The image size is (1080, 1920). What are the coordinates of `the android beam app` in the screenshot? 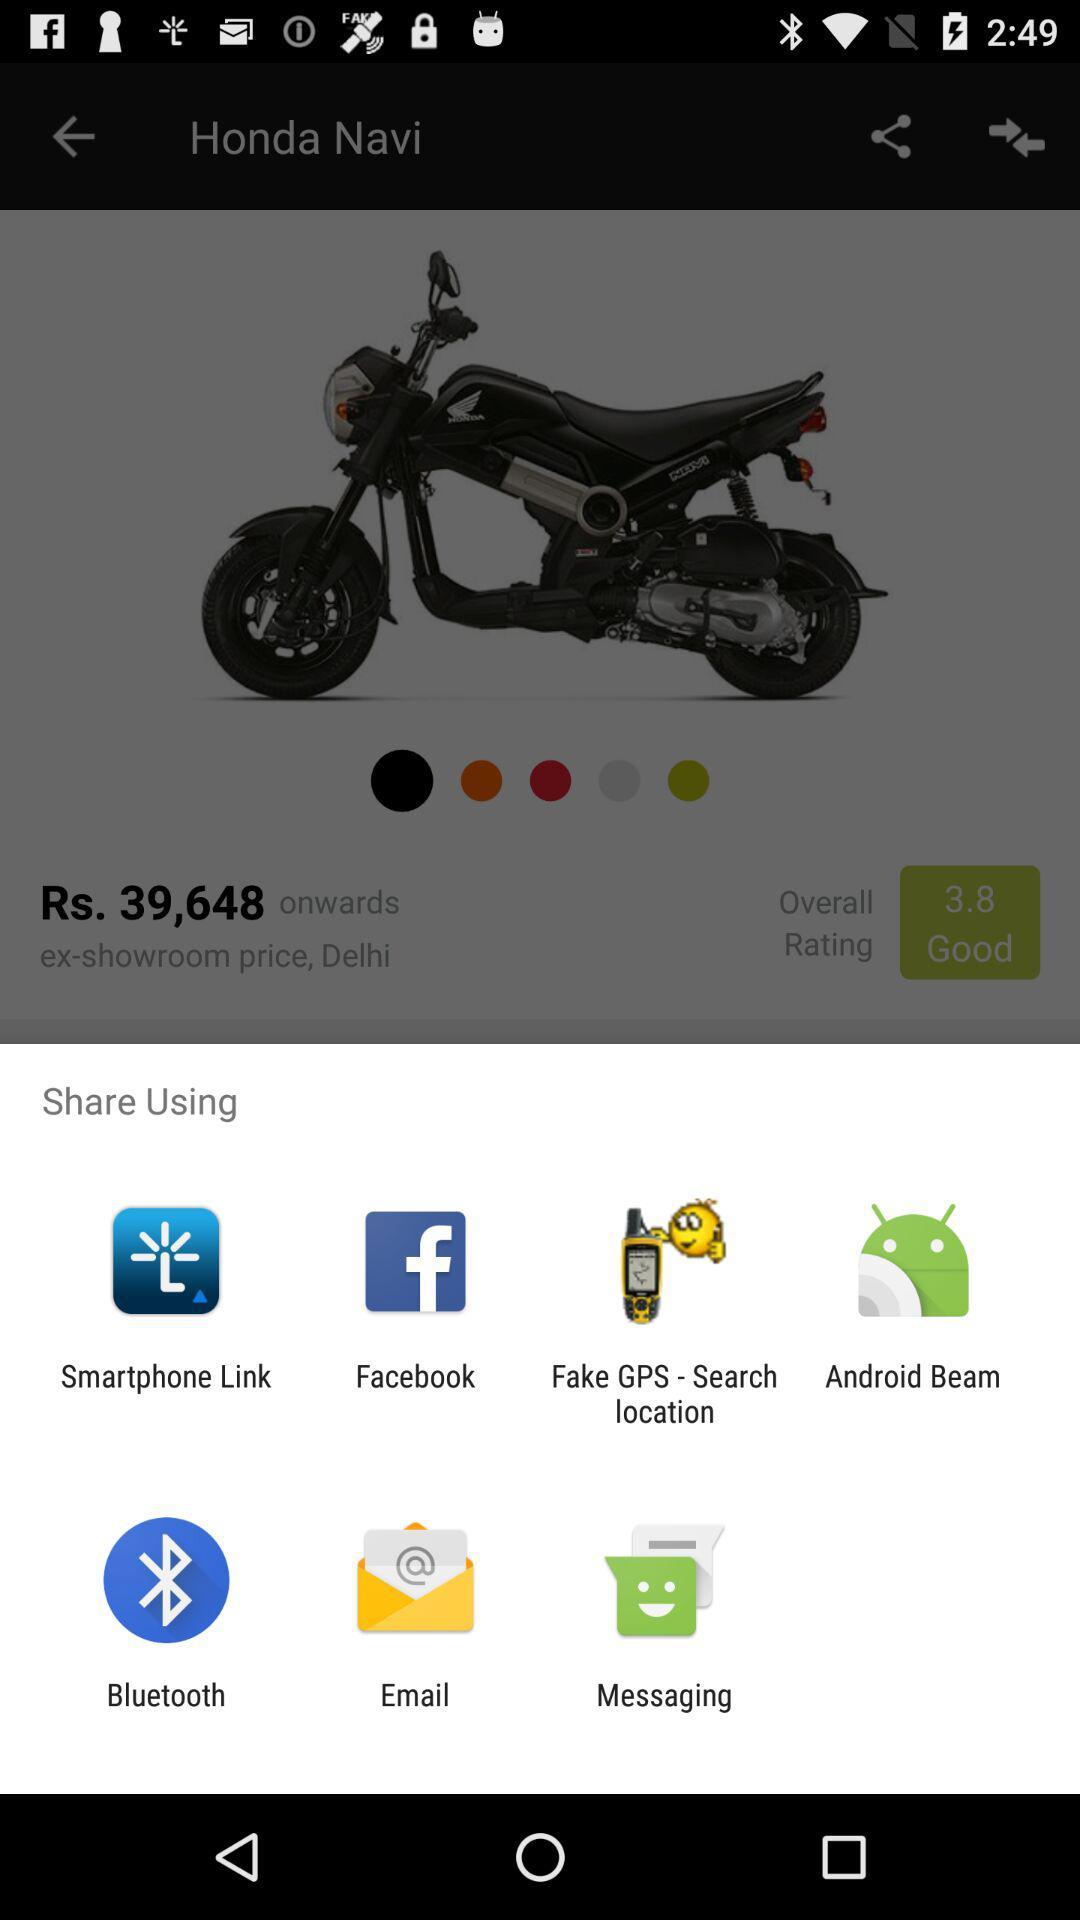 It's located at (913, 1392).